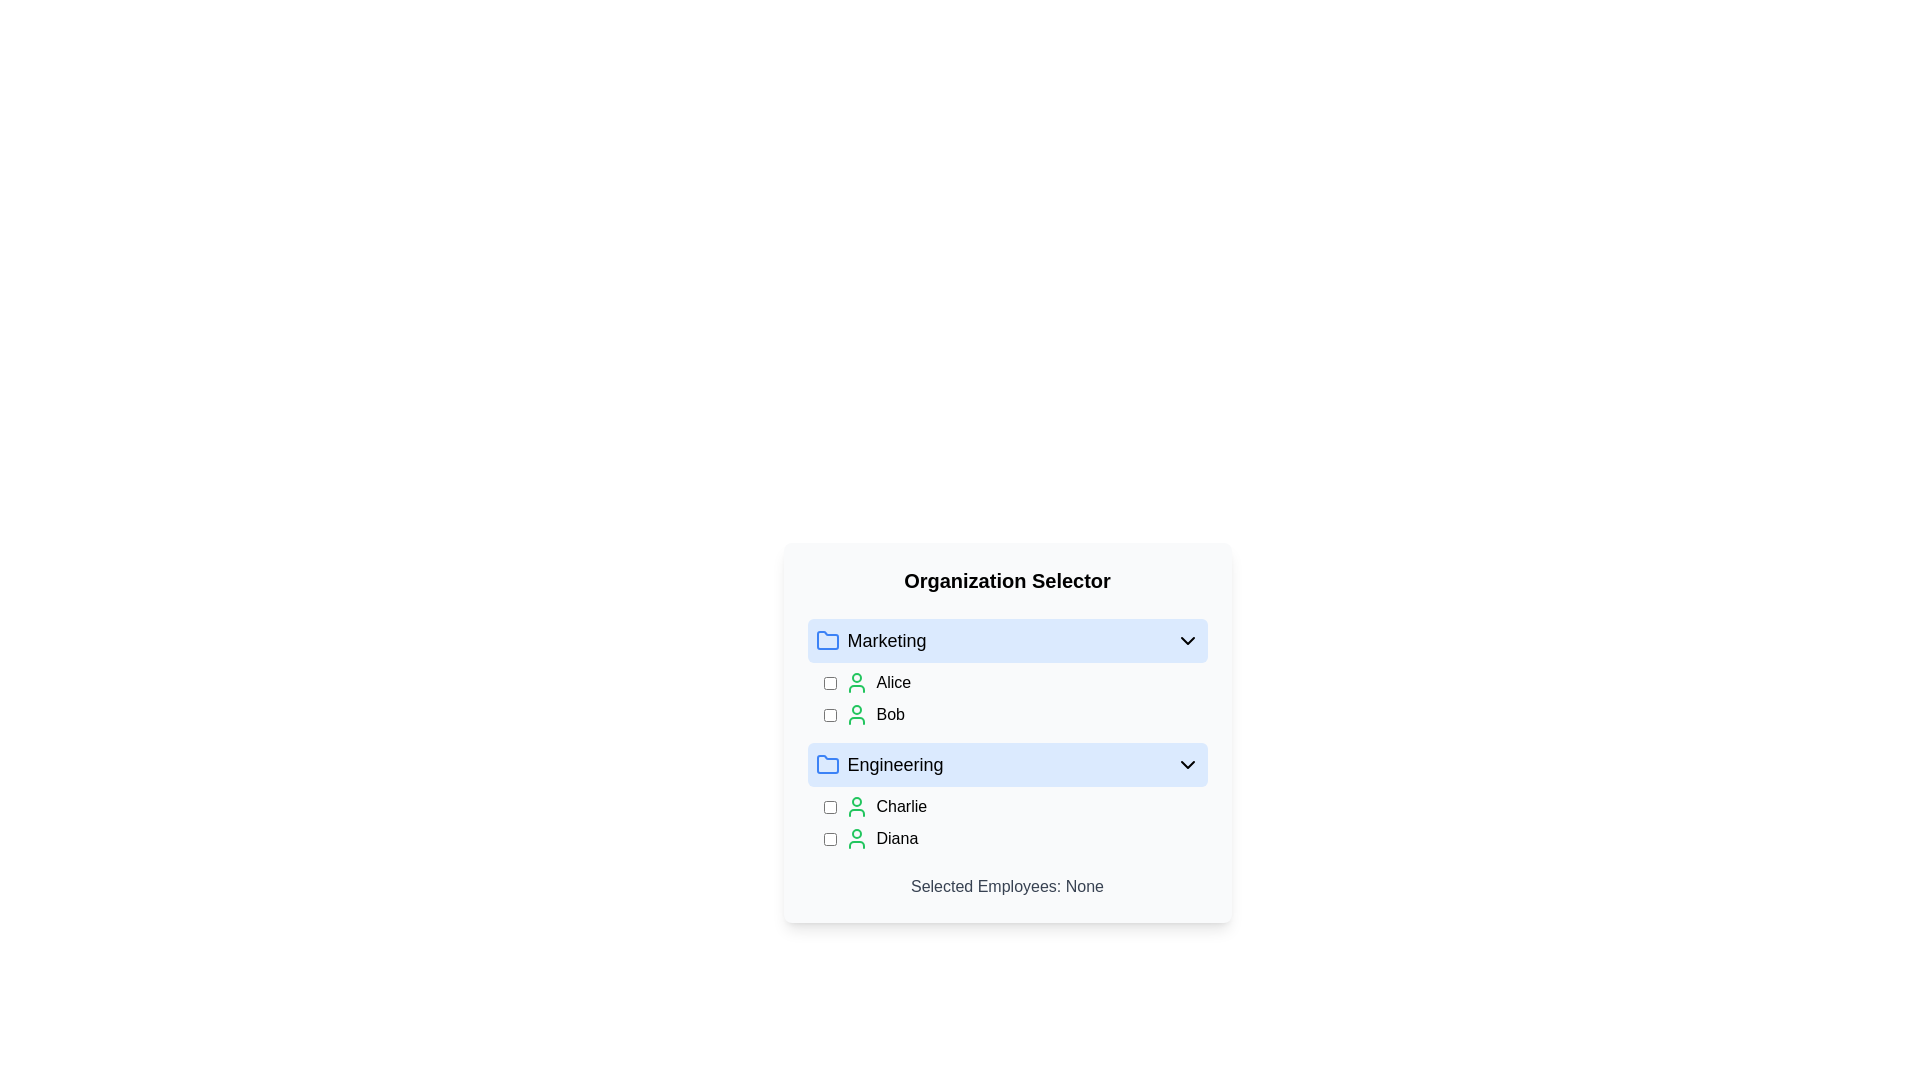 This screenshot has height=1080, width=1920. Describe the element at coordinates (879, 764) in the screenshot. I see `the 'Engineering' folder item in the organization selector` at that location.